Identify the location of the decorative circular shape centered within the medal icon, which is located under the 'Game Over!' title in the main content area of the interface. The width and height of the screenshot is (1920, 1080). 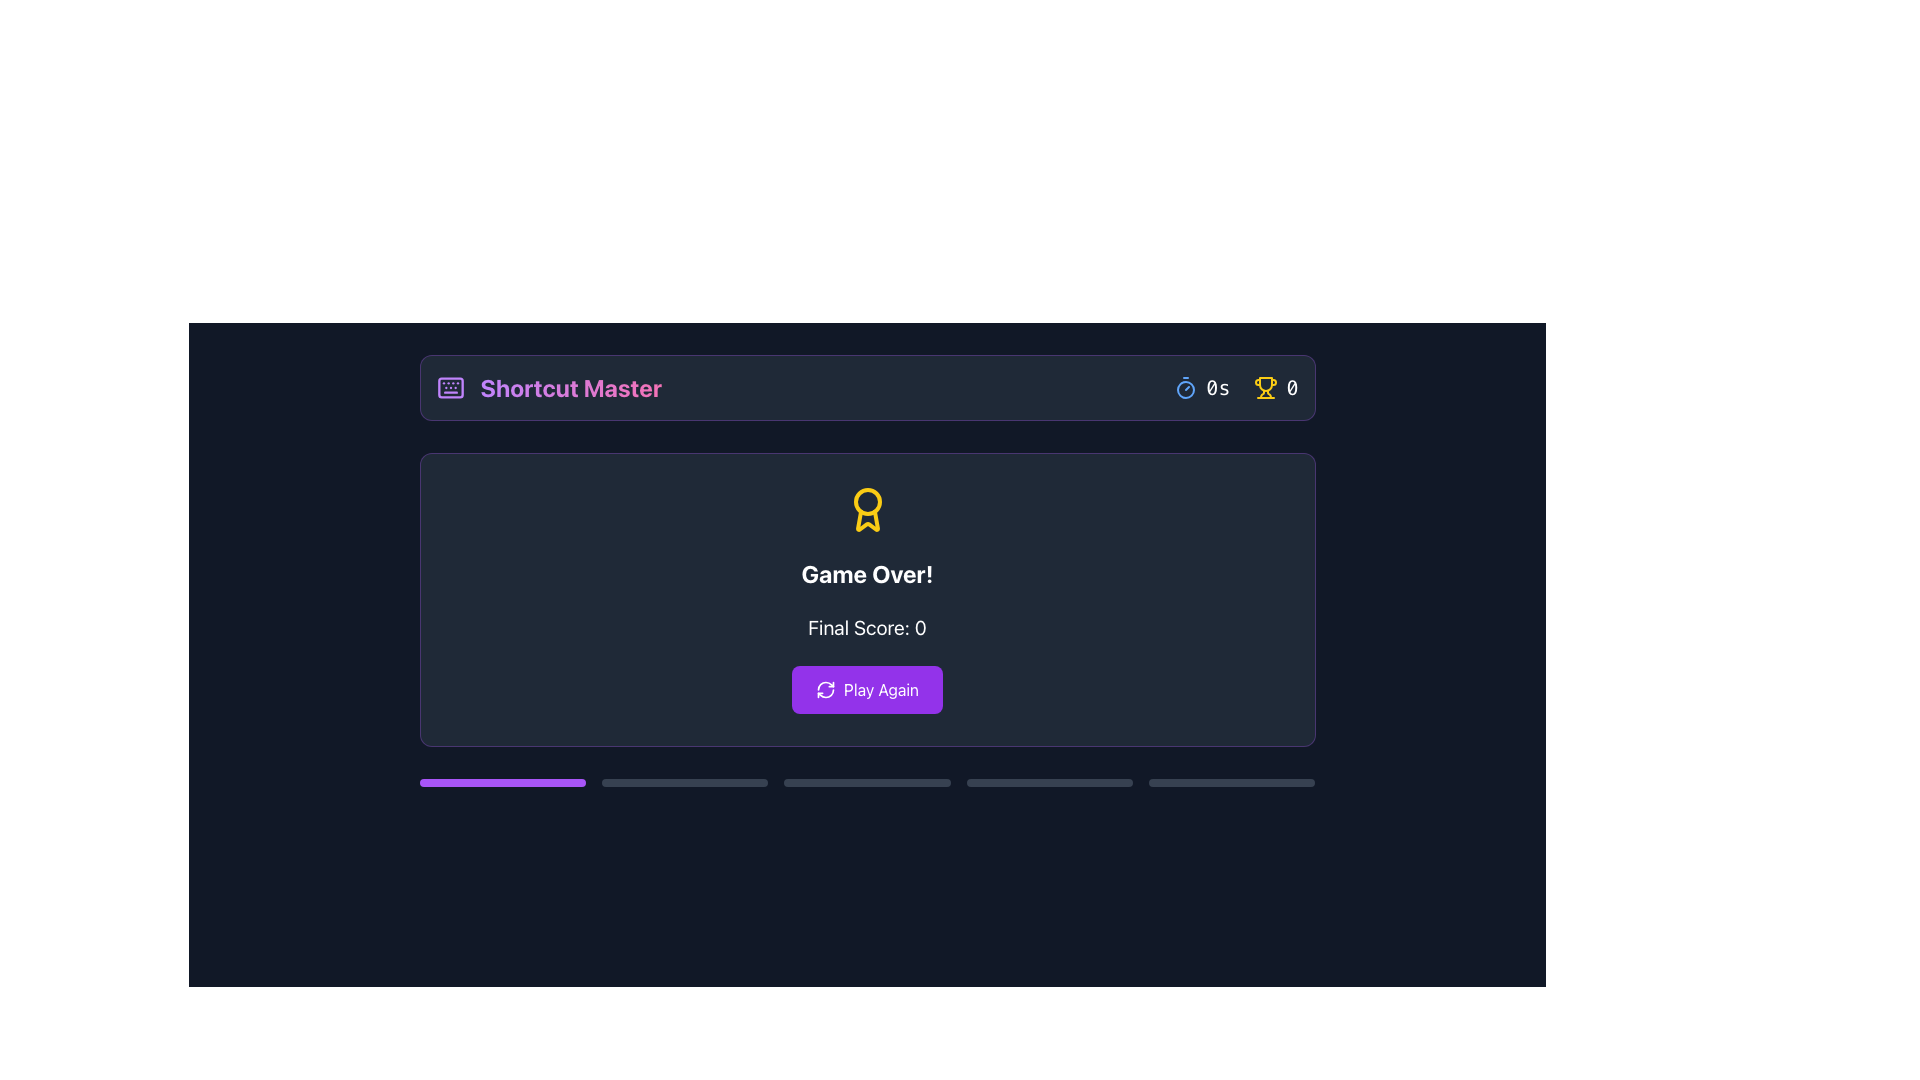
(867, 500).